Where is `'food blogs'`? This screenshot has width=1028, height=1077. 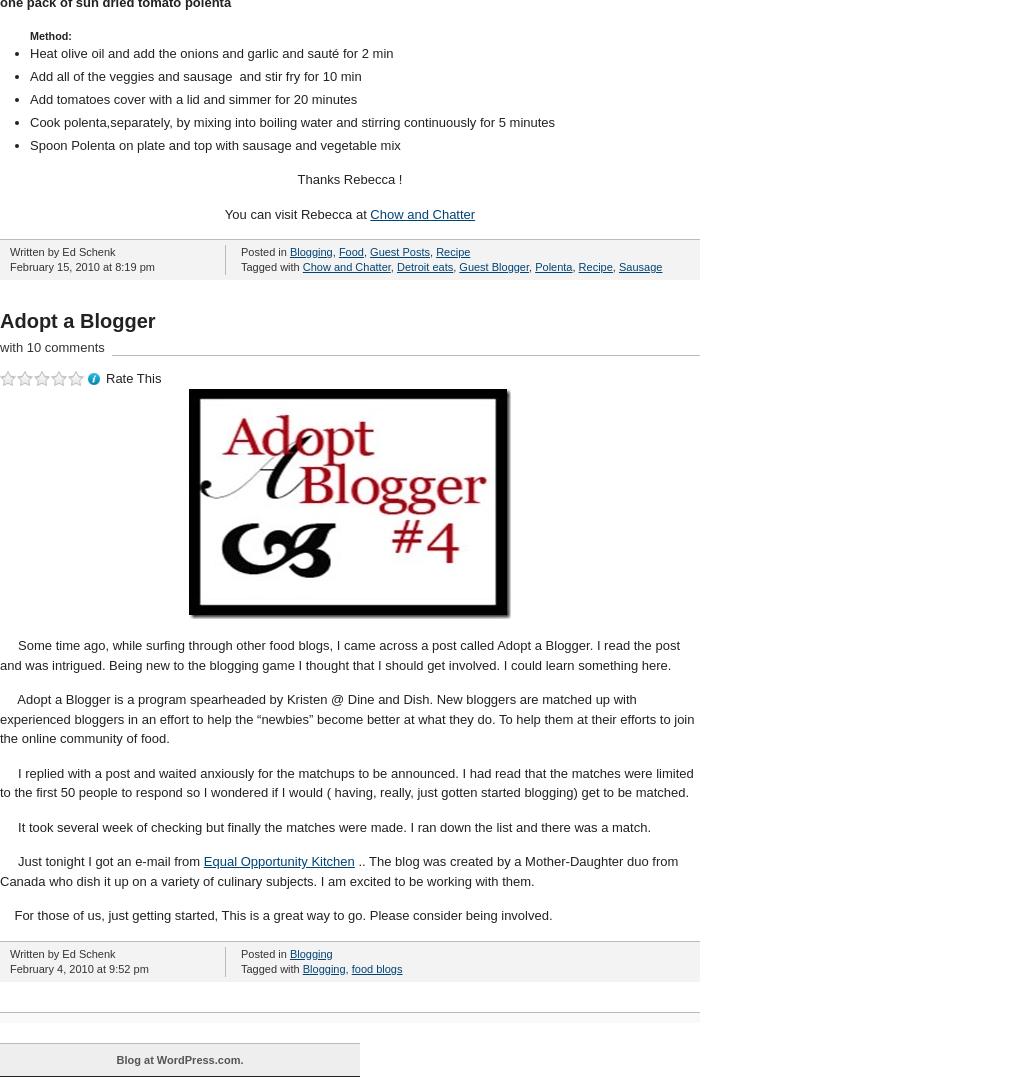
'food blogs' is located at coordinates (375, 968).